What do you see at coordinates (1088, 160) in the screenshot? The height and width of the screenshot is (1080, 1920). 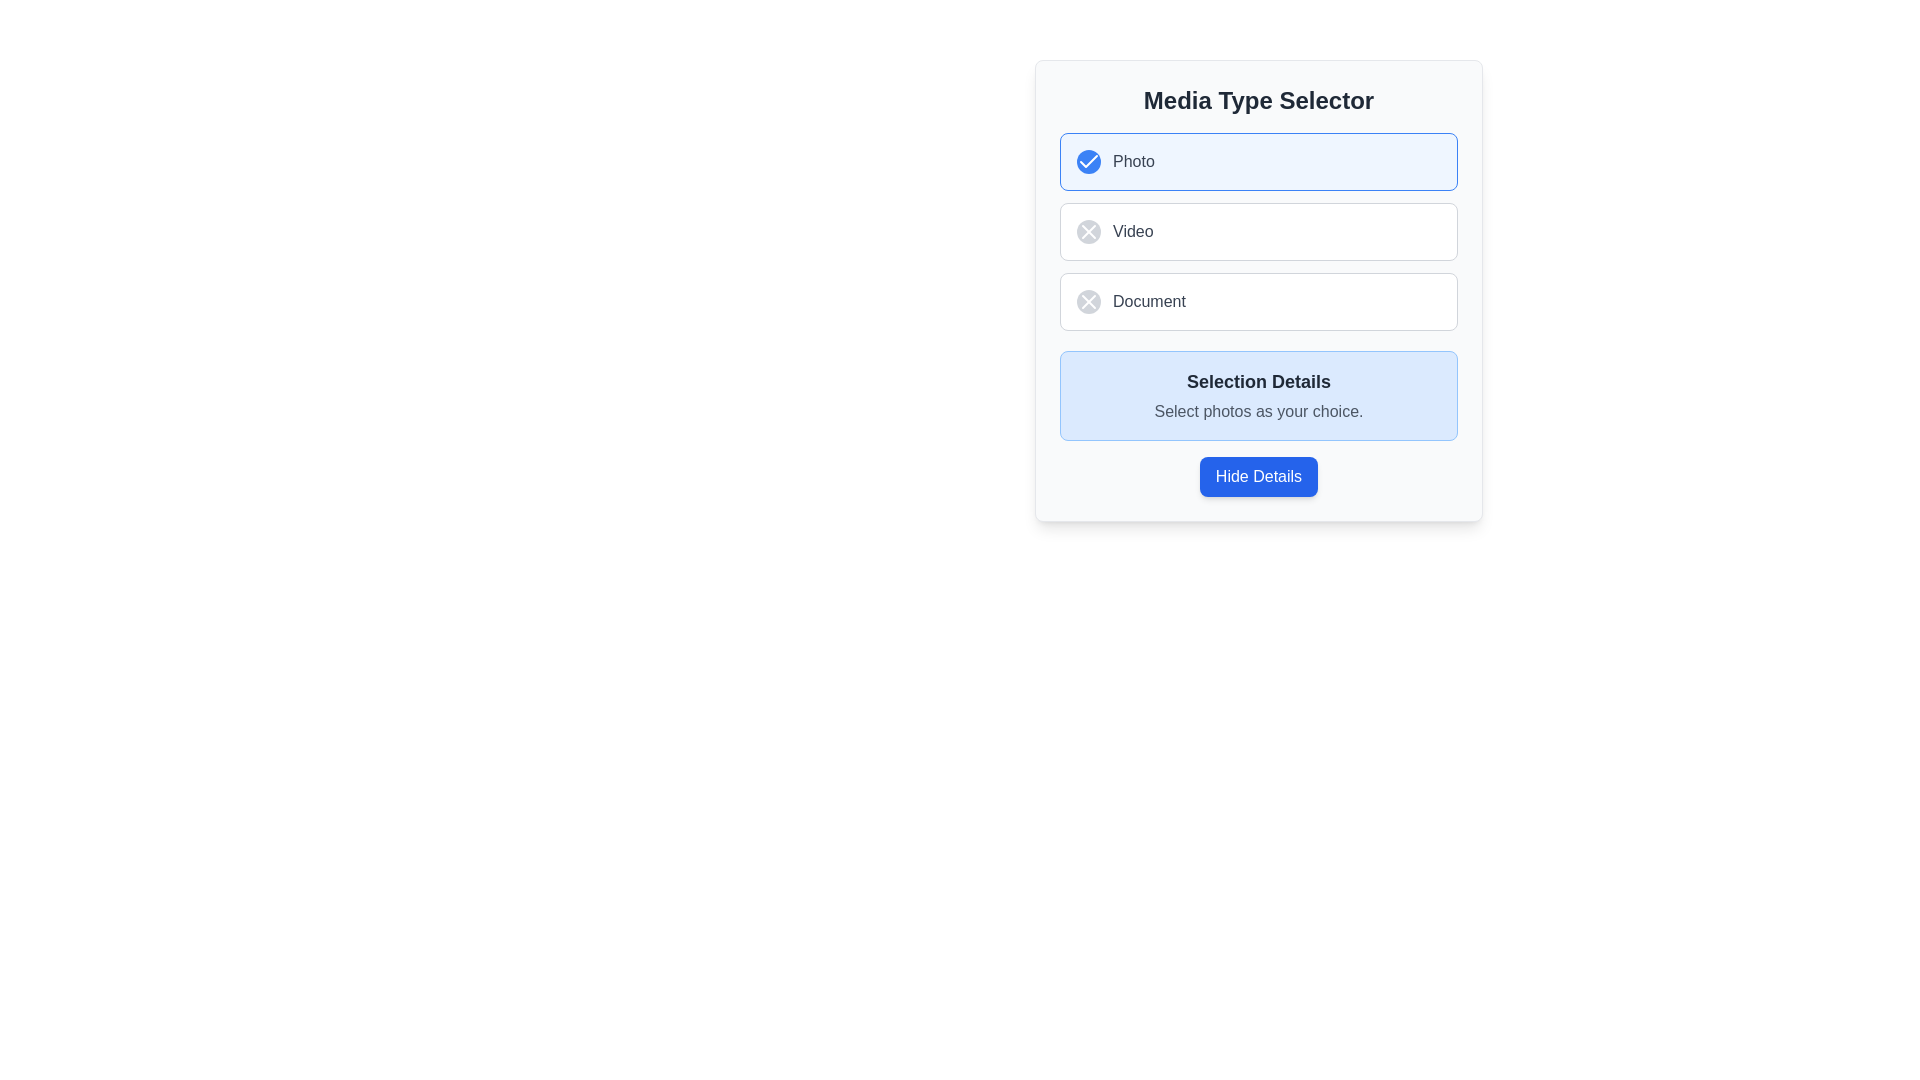 I see `the 'Photo' media type selection icon, which indicates that the 'Photo' media type is currently selected` at bounding box center [1088, 160].